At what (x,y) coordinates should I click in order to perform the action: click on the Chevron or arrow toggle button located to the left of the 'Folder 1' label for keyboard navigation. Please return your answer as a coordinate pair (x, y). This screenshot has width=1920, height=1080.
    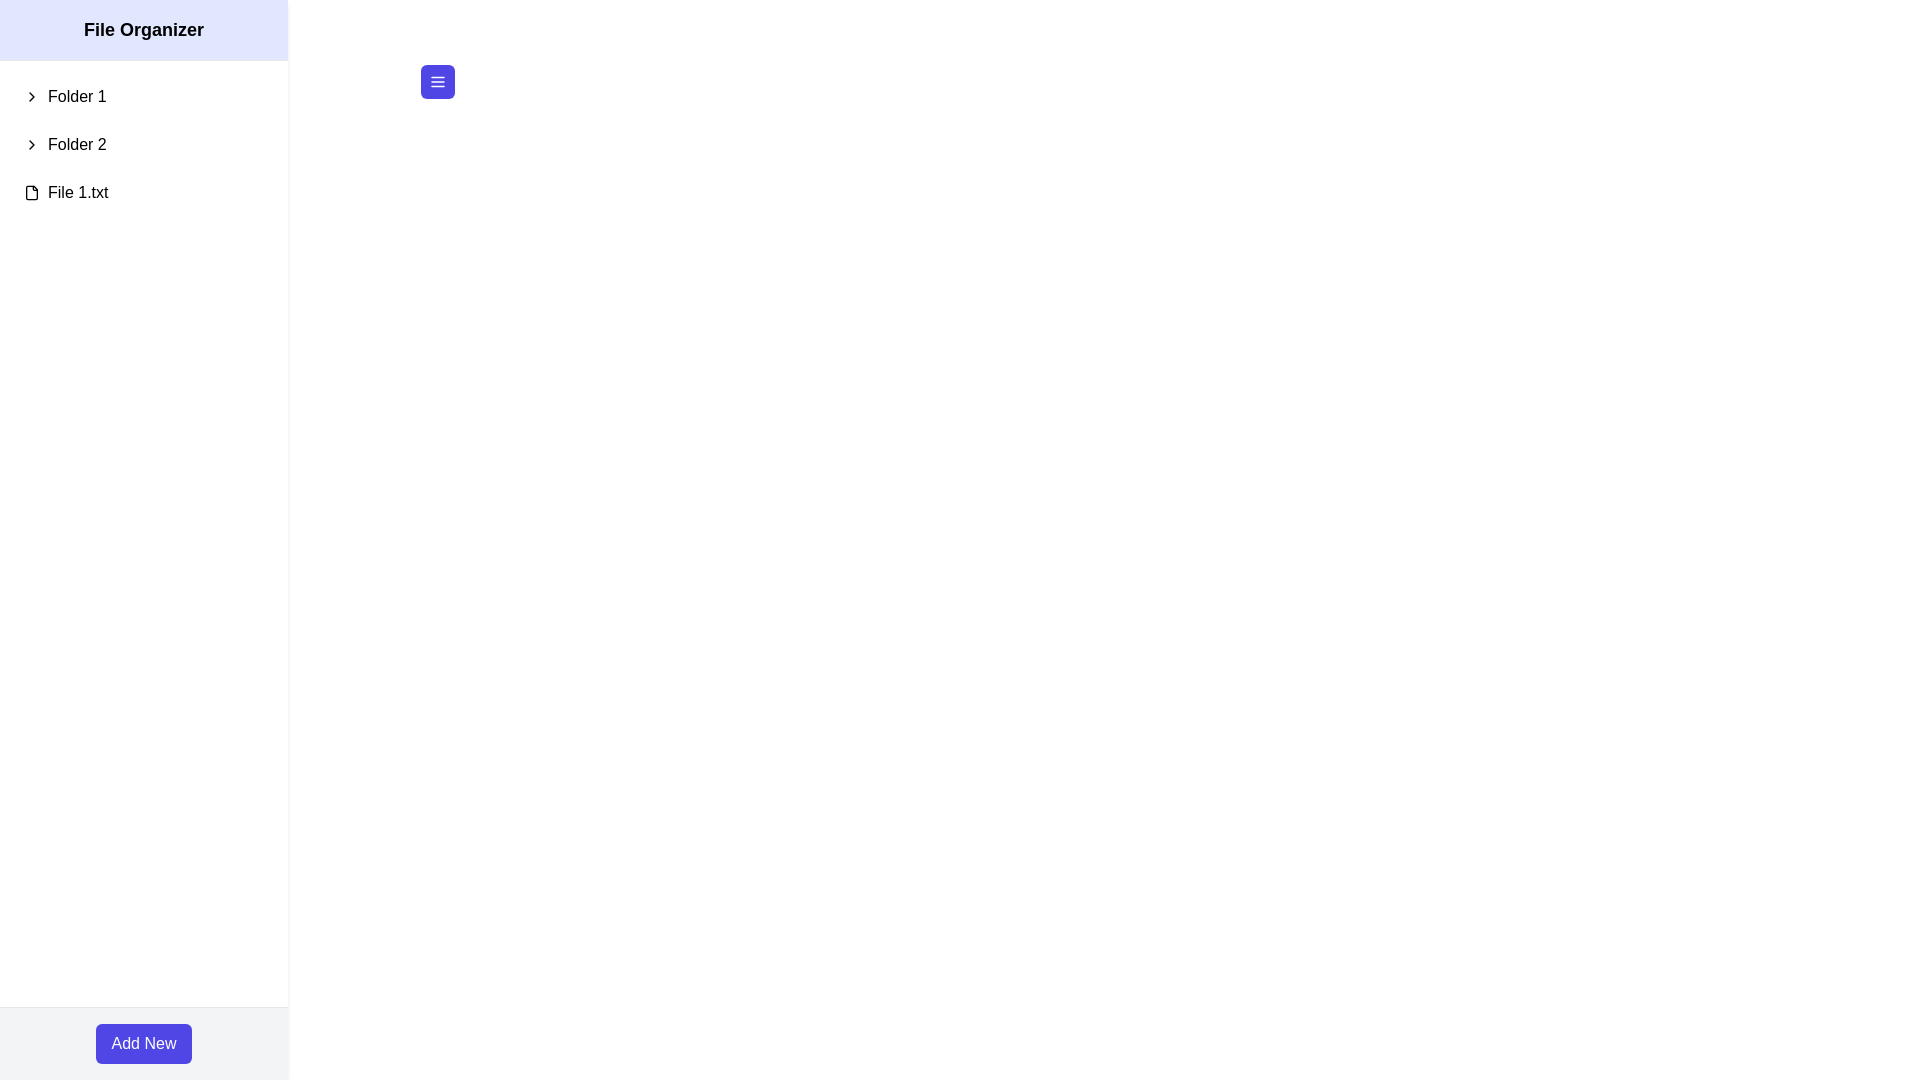
    Looking at the image, I should click on (32, 96).